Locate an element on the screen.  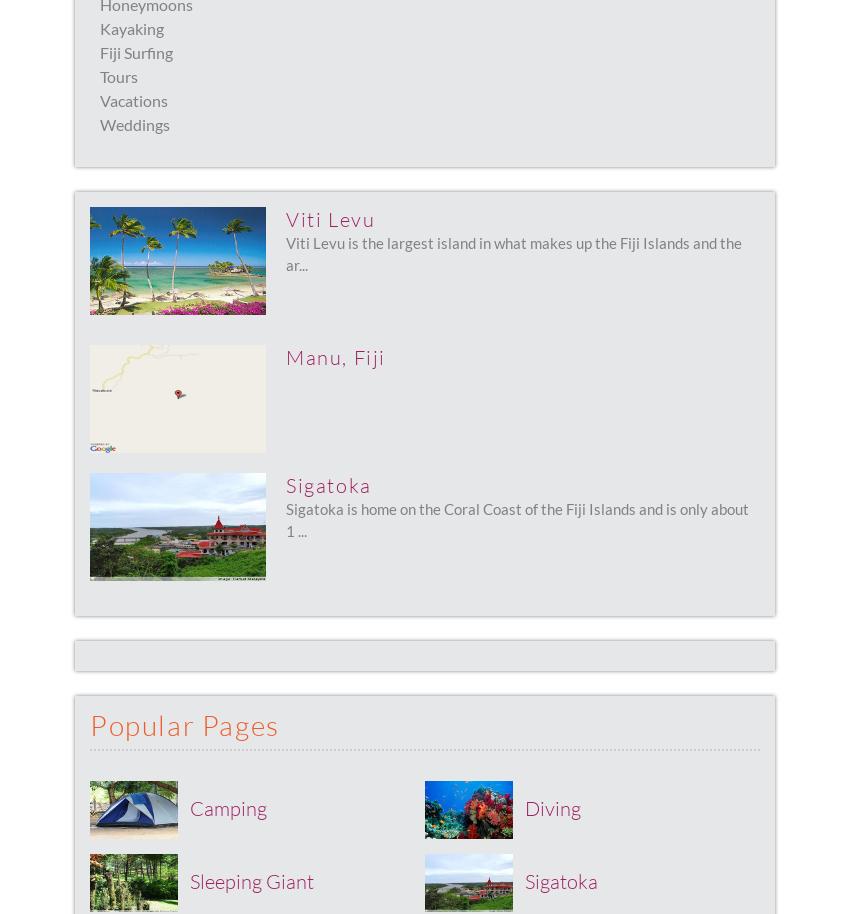
'Fiji Surfing' is located at coordinates (136, 51).